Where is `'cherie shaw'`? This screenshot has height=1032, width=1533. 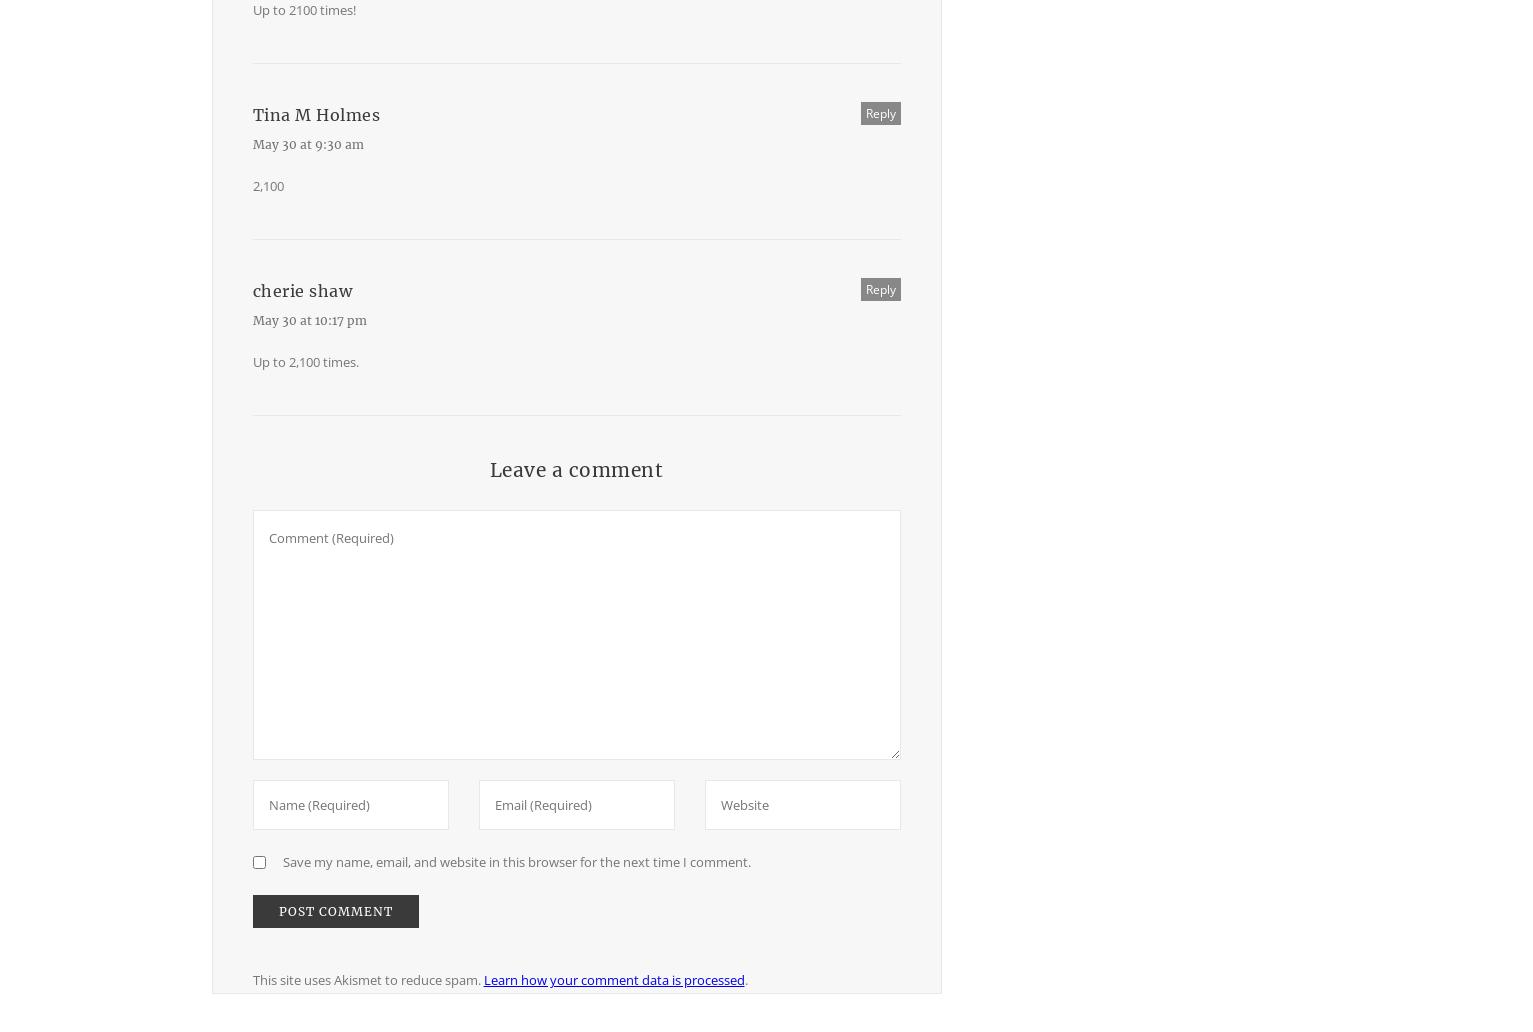 'cherie shaw' is located at coordinates (302, 291).